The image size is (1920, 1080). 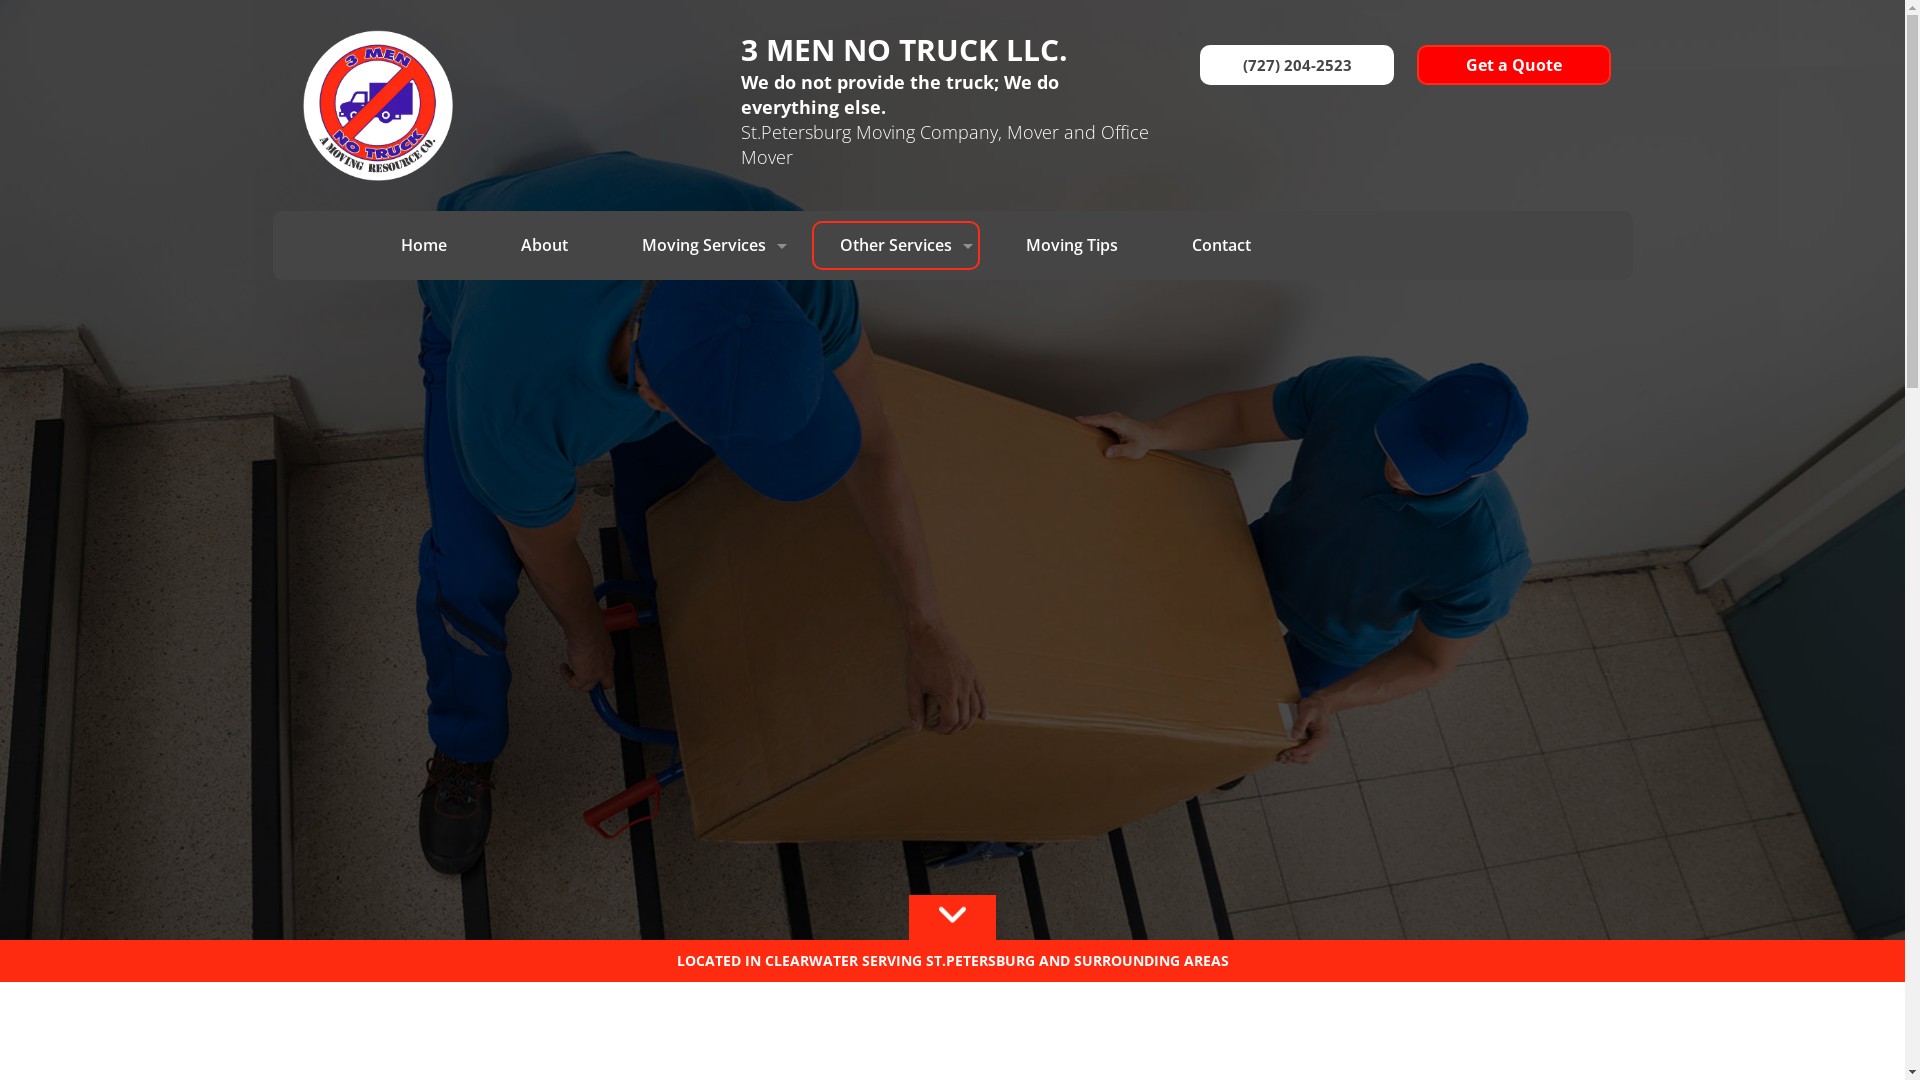 What do you see at coordinates (895, 294) in the screenshot?
I see `'Packing and Unpacking'` at bounding box center [895, 294].